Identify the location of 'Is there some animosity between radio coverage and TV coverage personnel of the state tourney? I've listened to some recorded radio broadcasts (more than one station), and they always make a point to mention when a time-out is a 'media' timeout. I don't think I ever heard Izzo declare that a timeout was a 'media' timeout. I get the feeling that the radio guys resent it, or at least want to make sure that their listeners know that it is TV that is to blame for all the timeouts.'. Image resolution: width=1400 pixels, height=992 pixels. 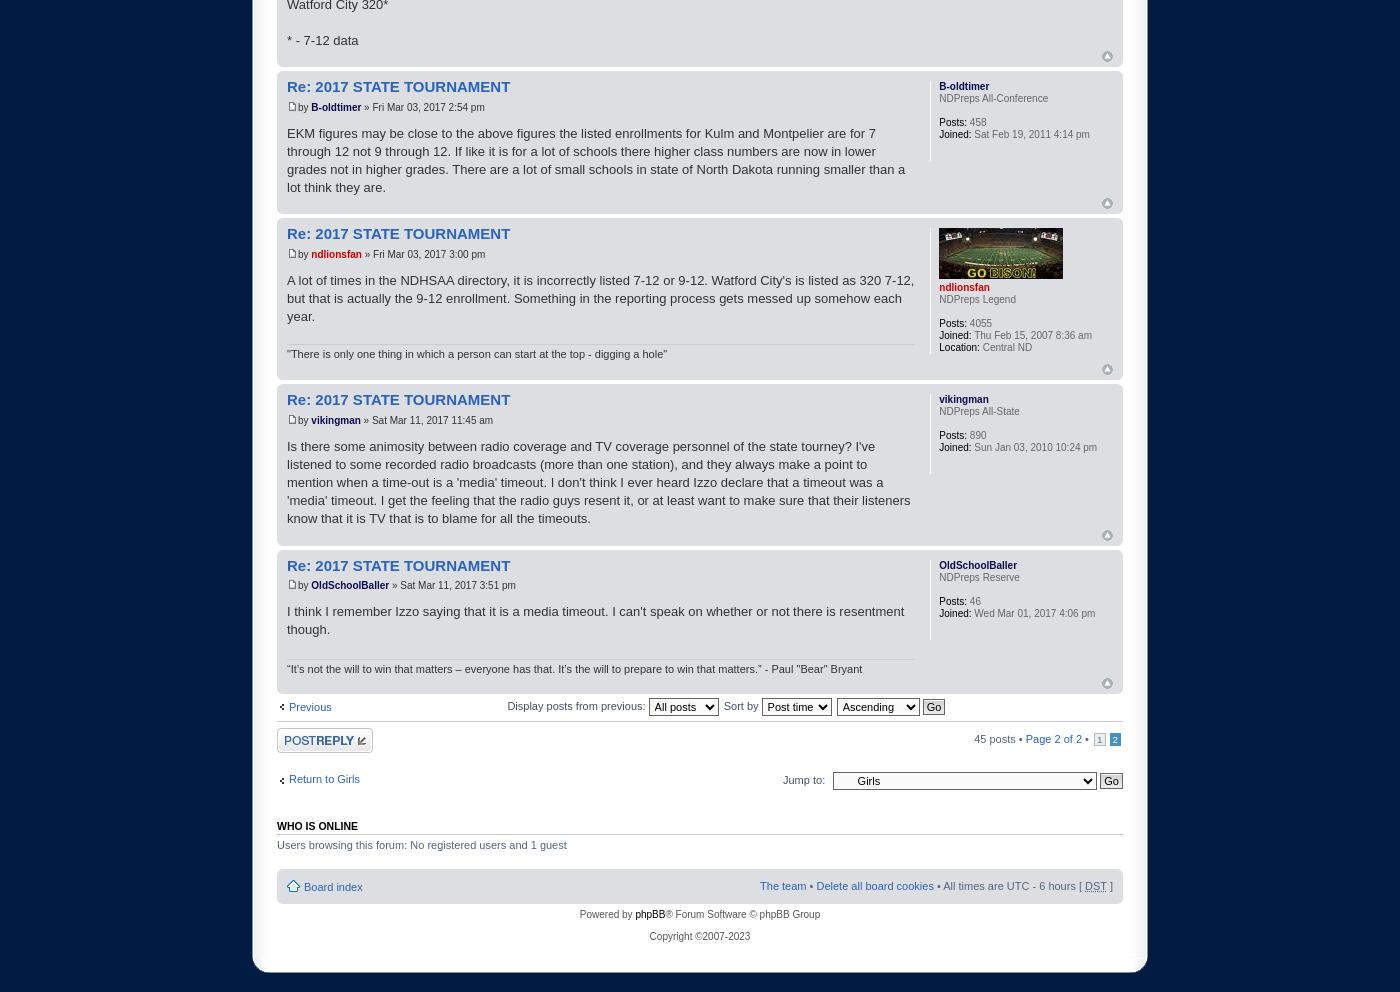
(598, 482).